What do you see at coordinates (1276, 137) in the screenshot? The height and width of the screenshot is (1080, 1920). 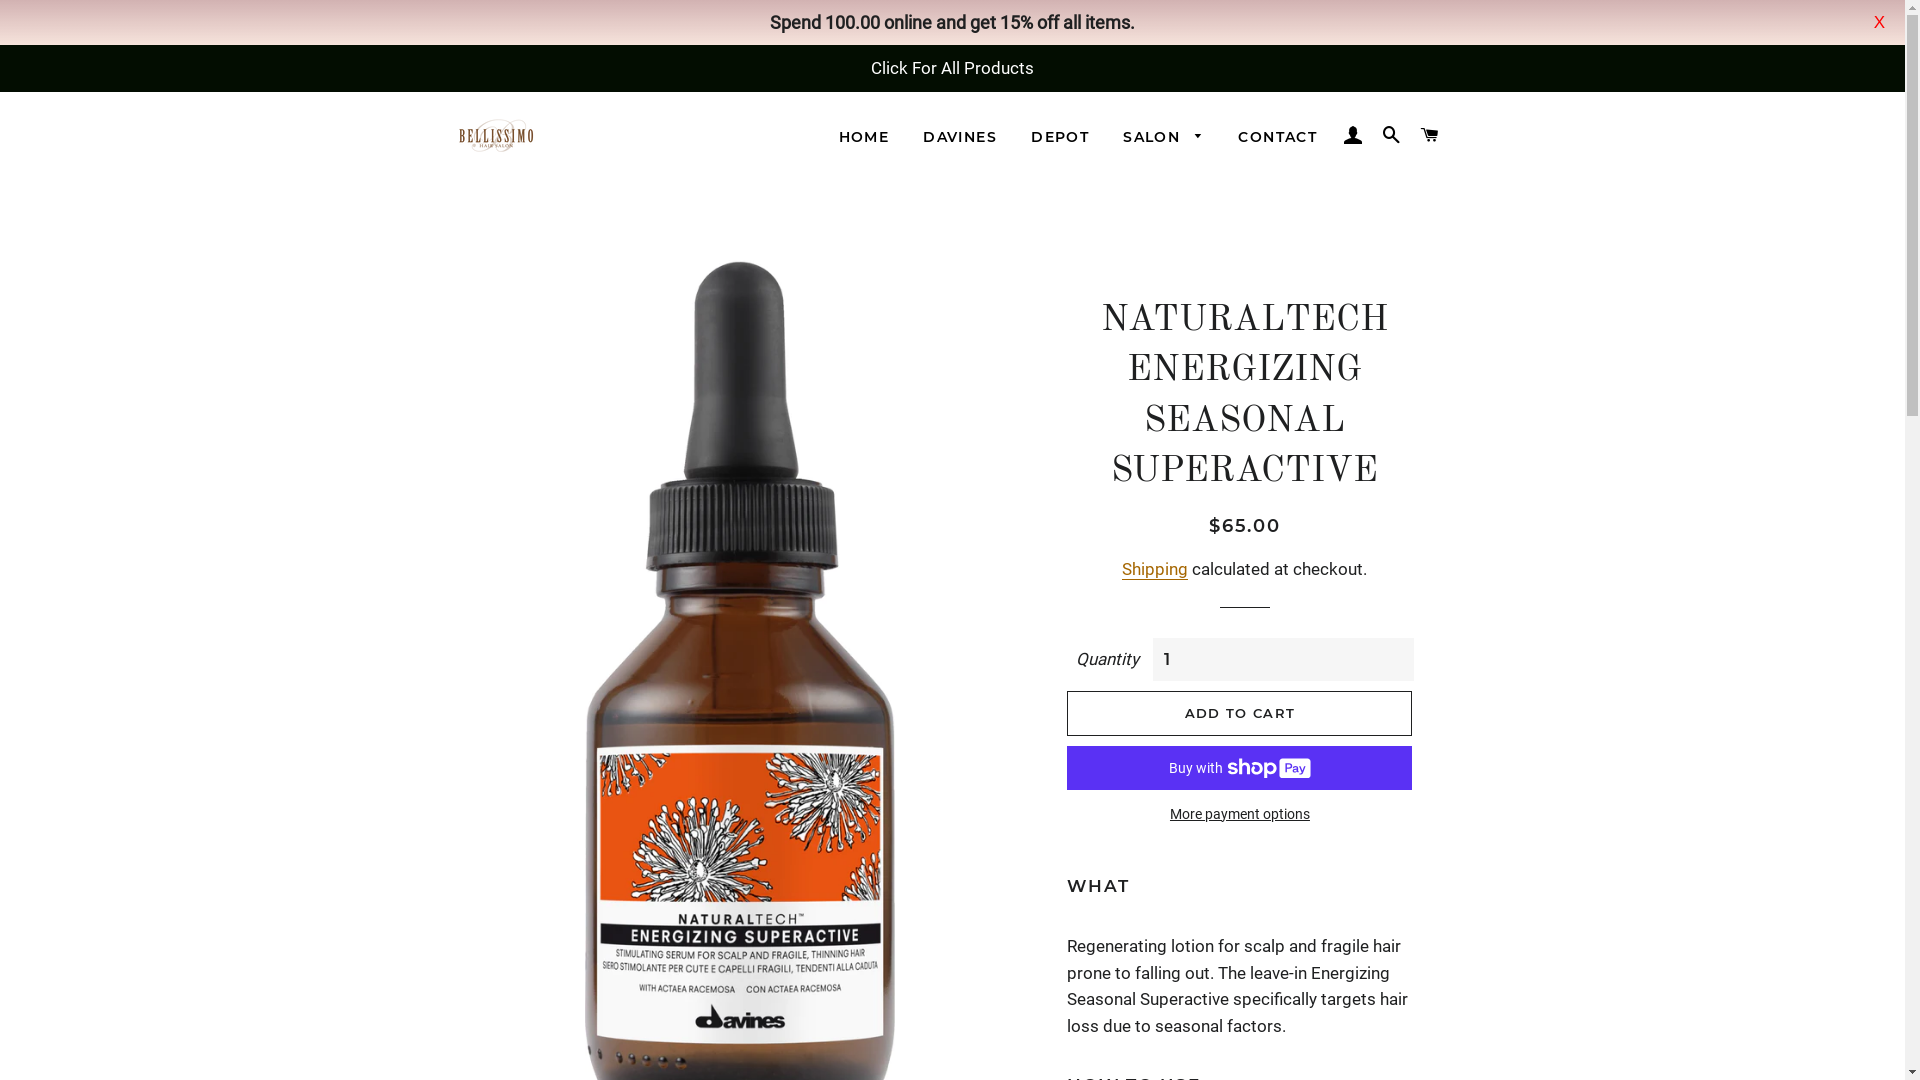 I see `'CONTACT'` at bounding box center [1276, 137].